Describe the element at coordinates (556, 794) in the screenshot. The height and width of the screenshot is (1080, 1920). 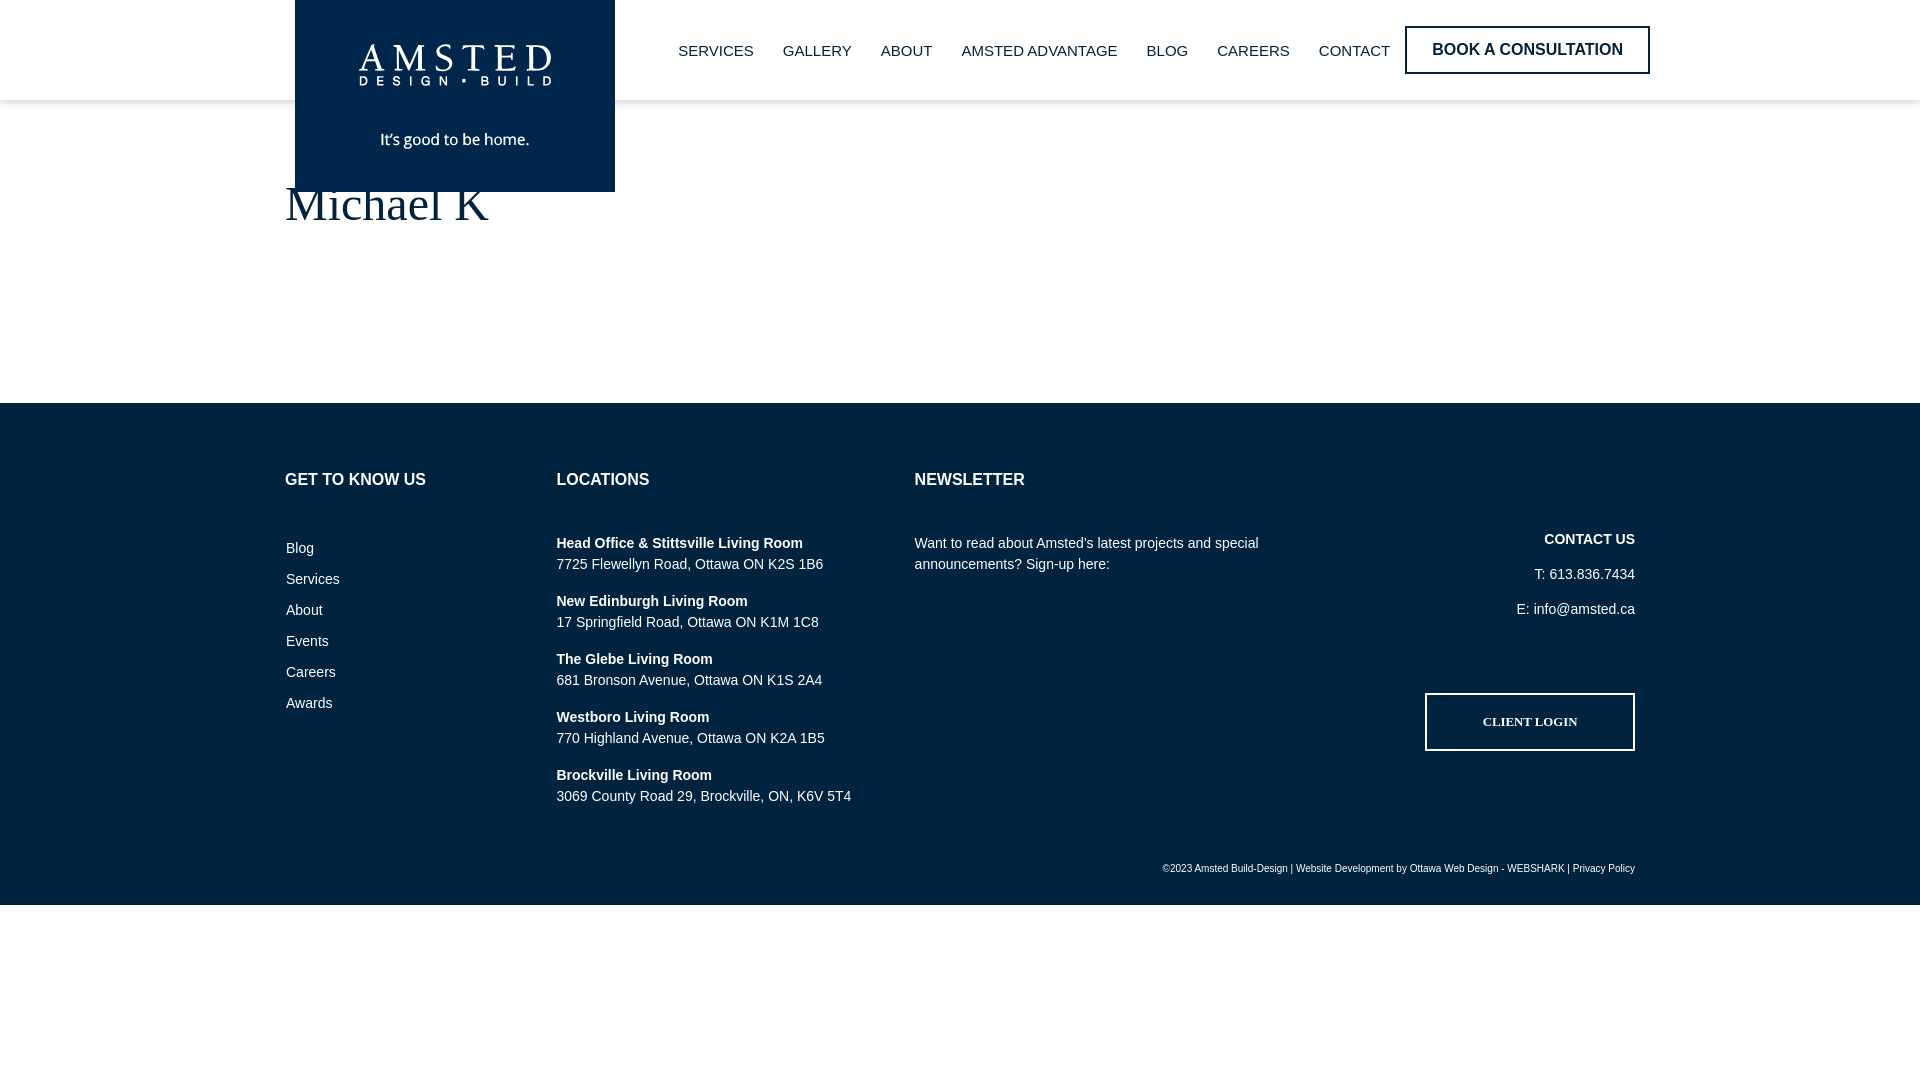
I see `'3069 County Road 29, Brockville, ON, K6V 5T4'` at that location.